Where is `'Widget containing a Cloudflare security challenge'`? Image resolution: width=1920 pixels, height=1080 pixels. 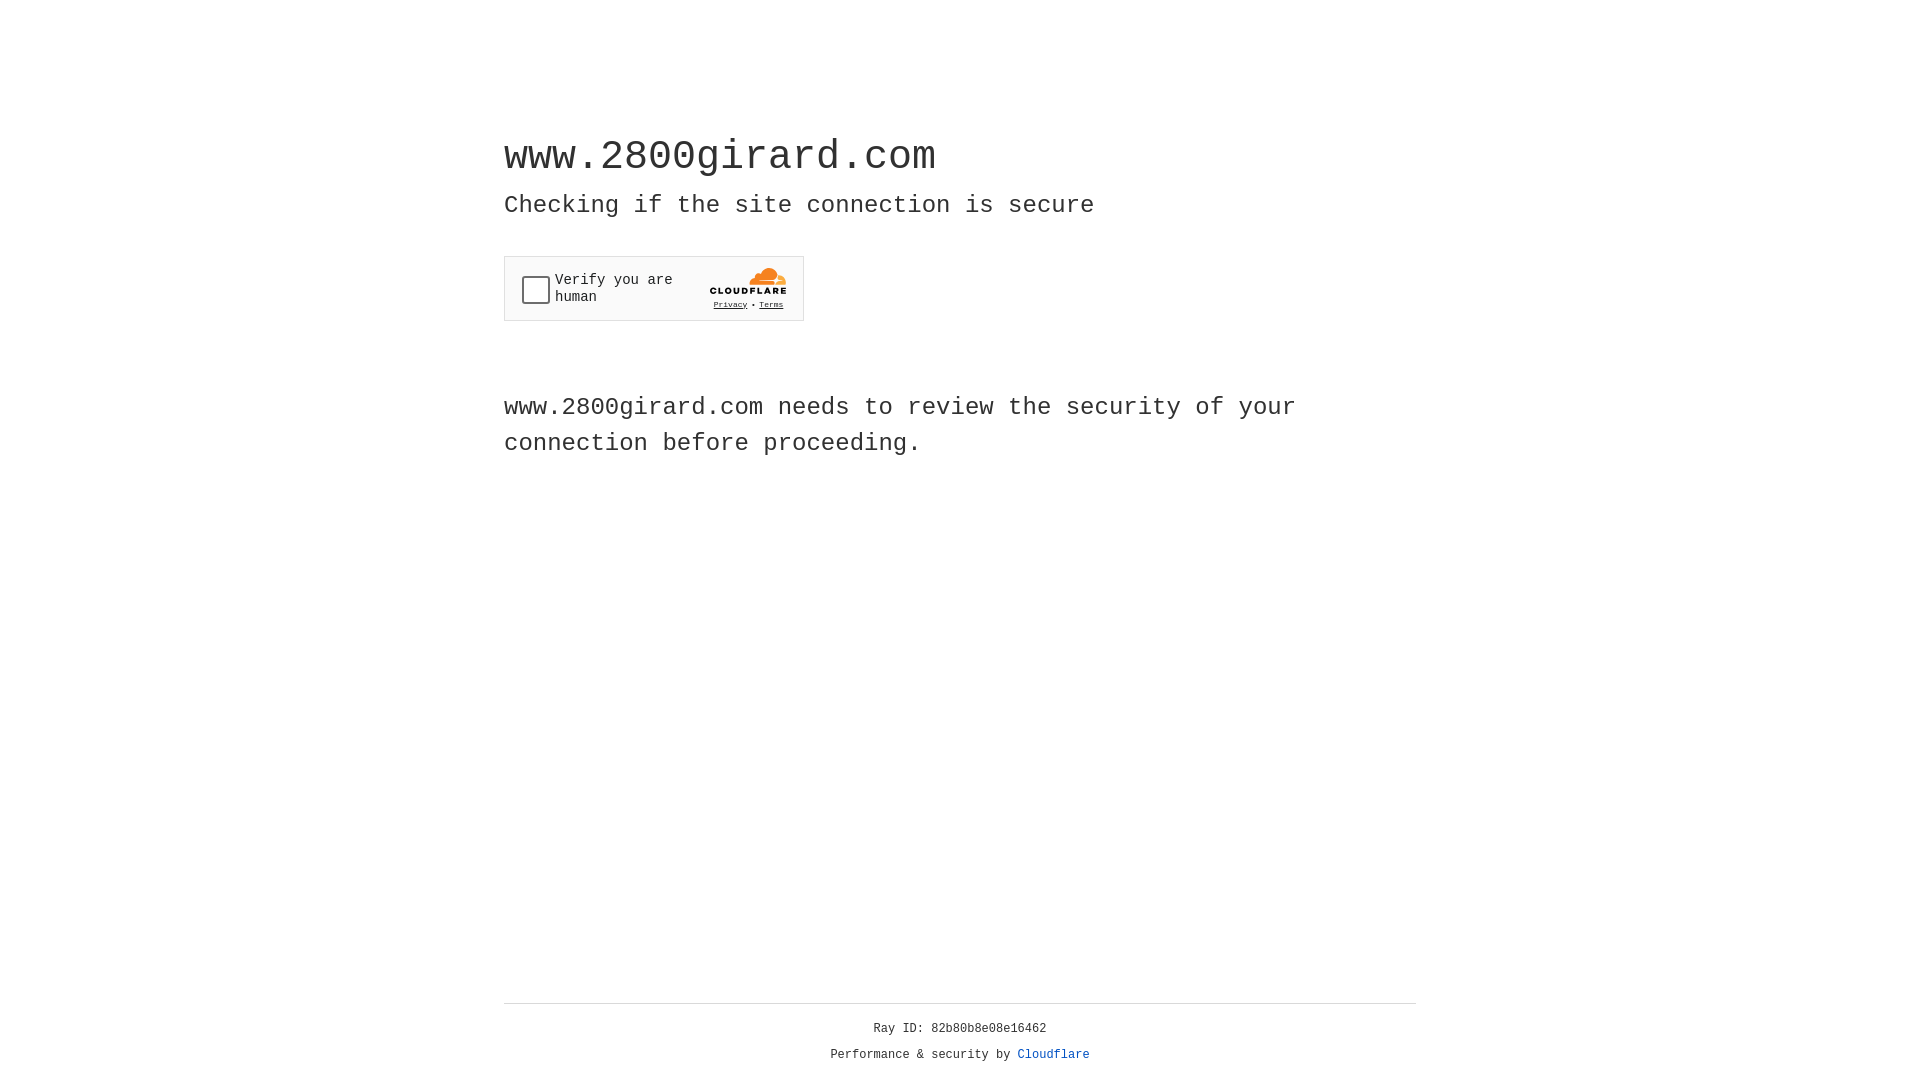
'Widget containing a Cloudflare security challenge' is located at coordinates (653, 288).